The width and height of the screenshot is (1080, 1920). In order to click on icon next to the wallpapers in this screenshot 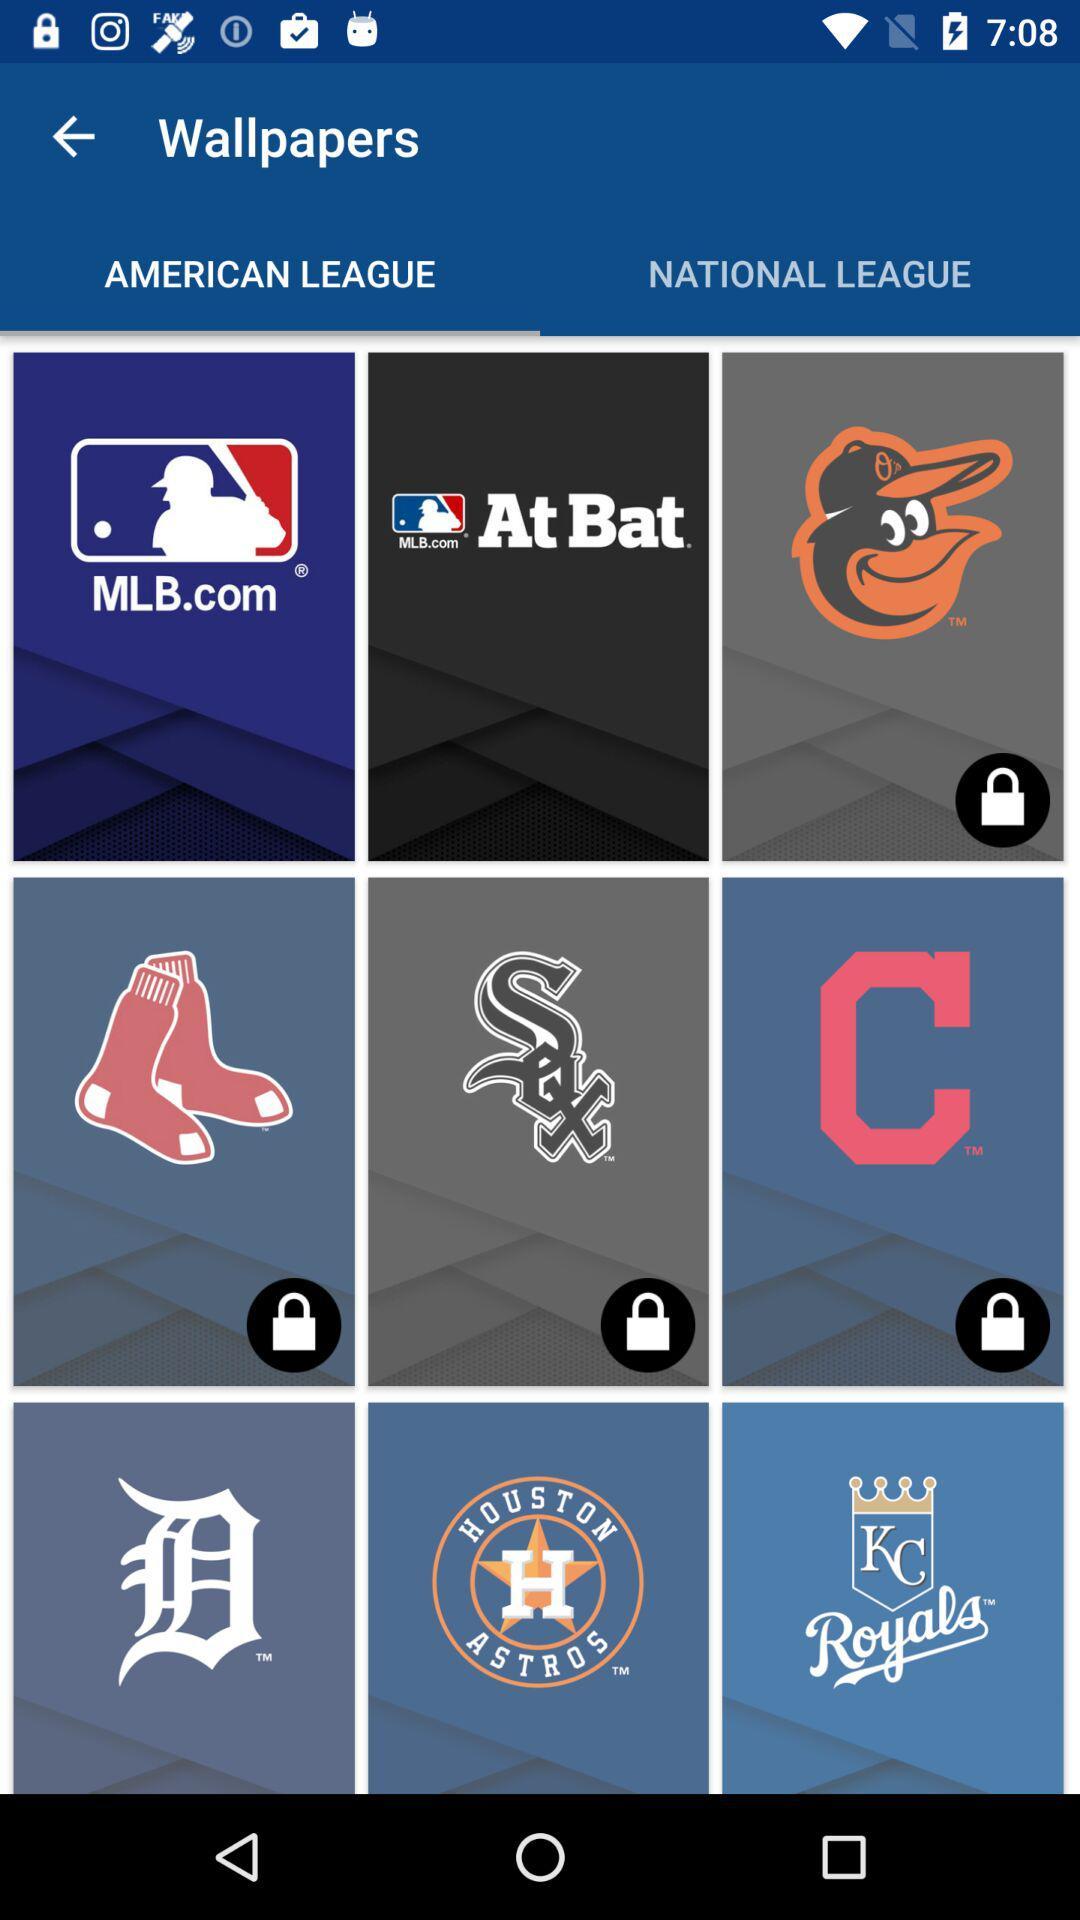, I will do `click(72, 135)`.